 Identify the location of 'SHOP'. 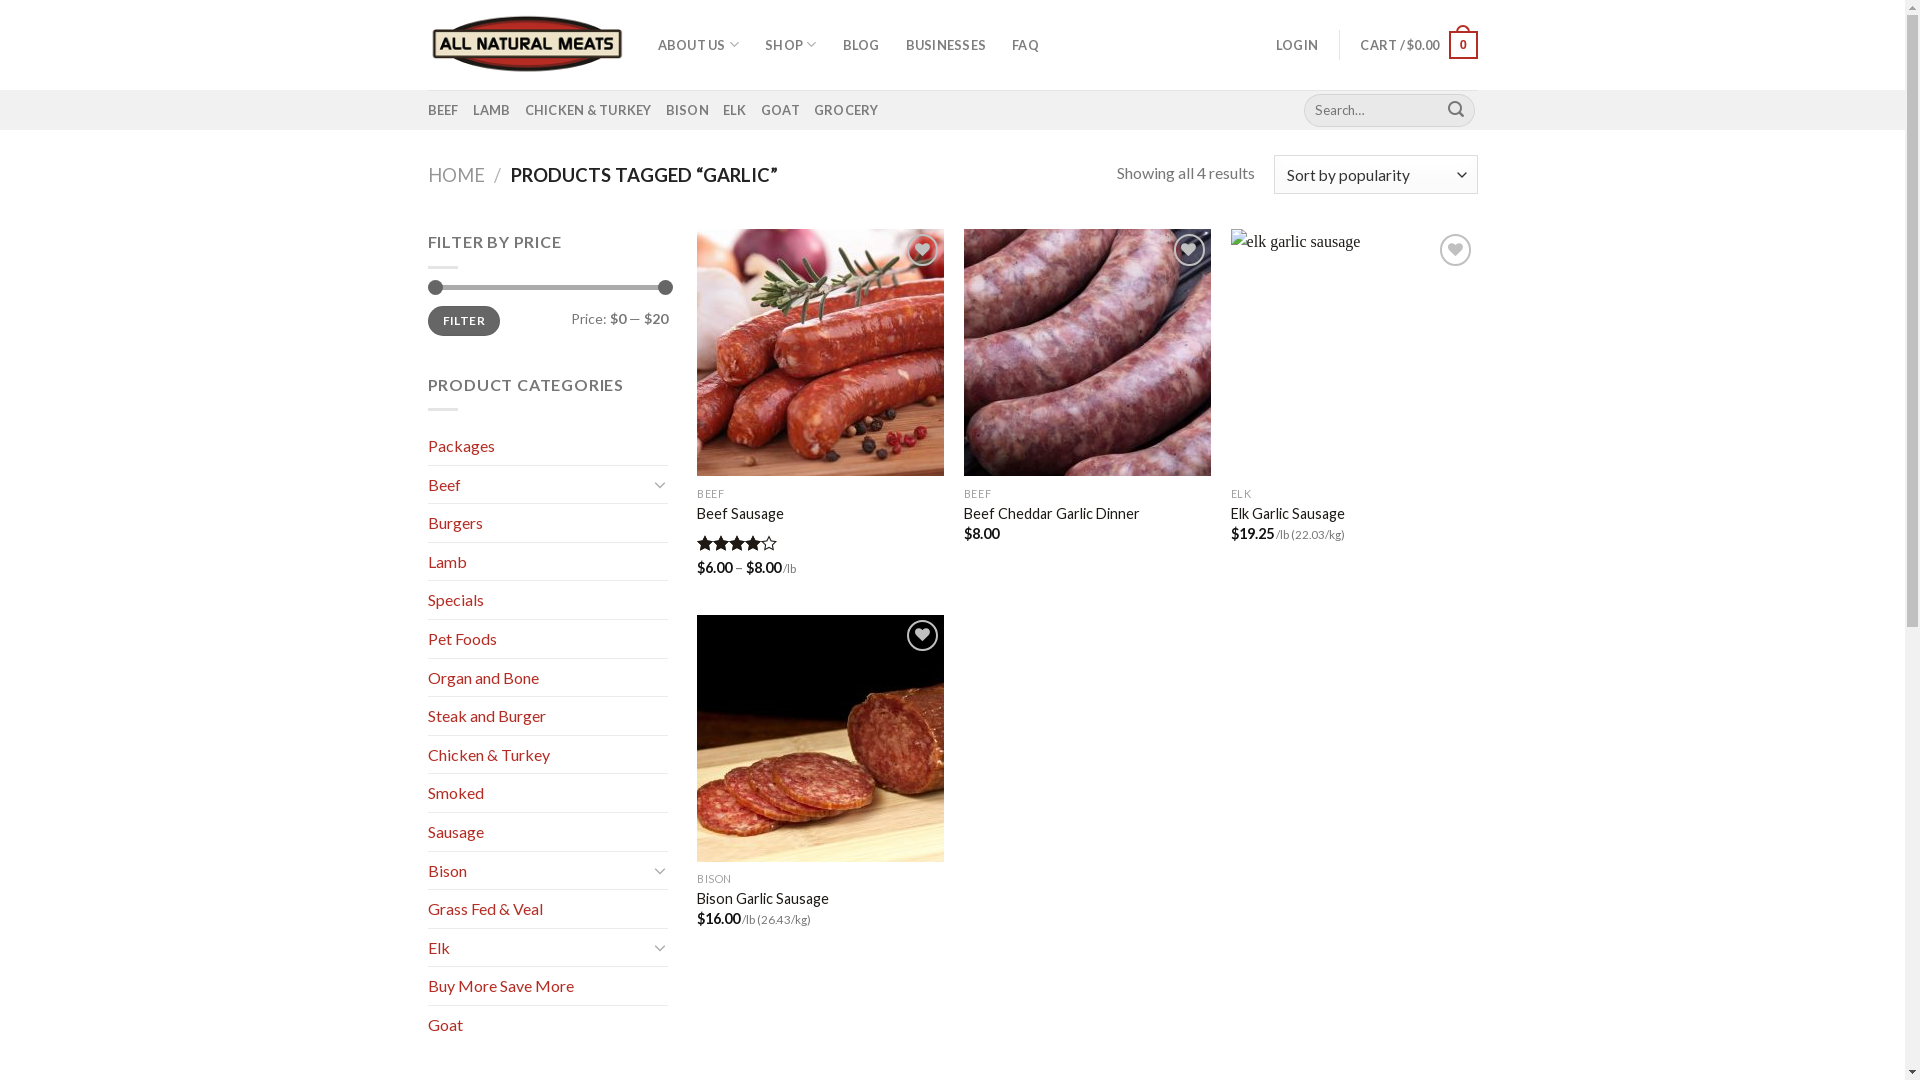
(789, 45).